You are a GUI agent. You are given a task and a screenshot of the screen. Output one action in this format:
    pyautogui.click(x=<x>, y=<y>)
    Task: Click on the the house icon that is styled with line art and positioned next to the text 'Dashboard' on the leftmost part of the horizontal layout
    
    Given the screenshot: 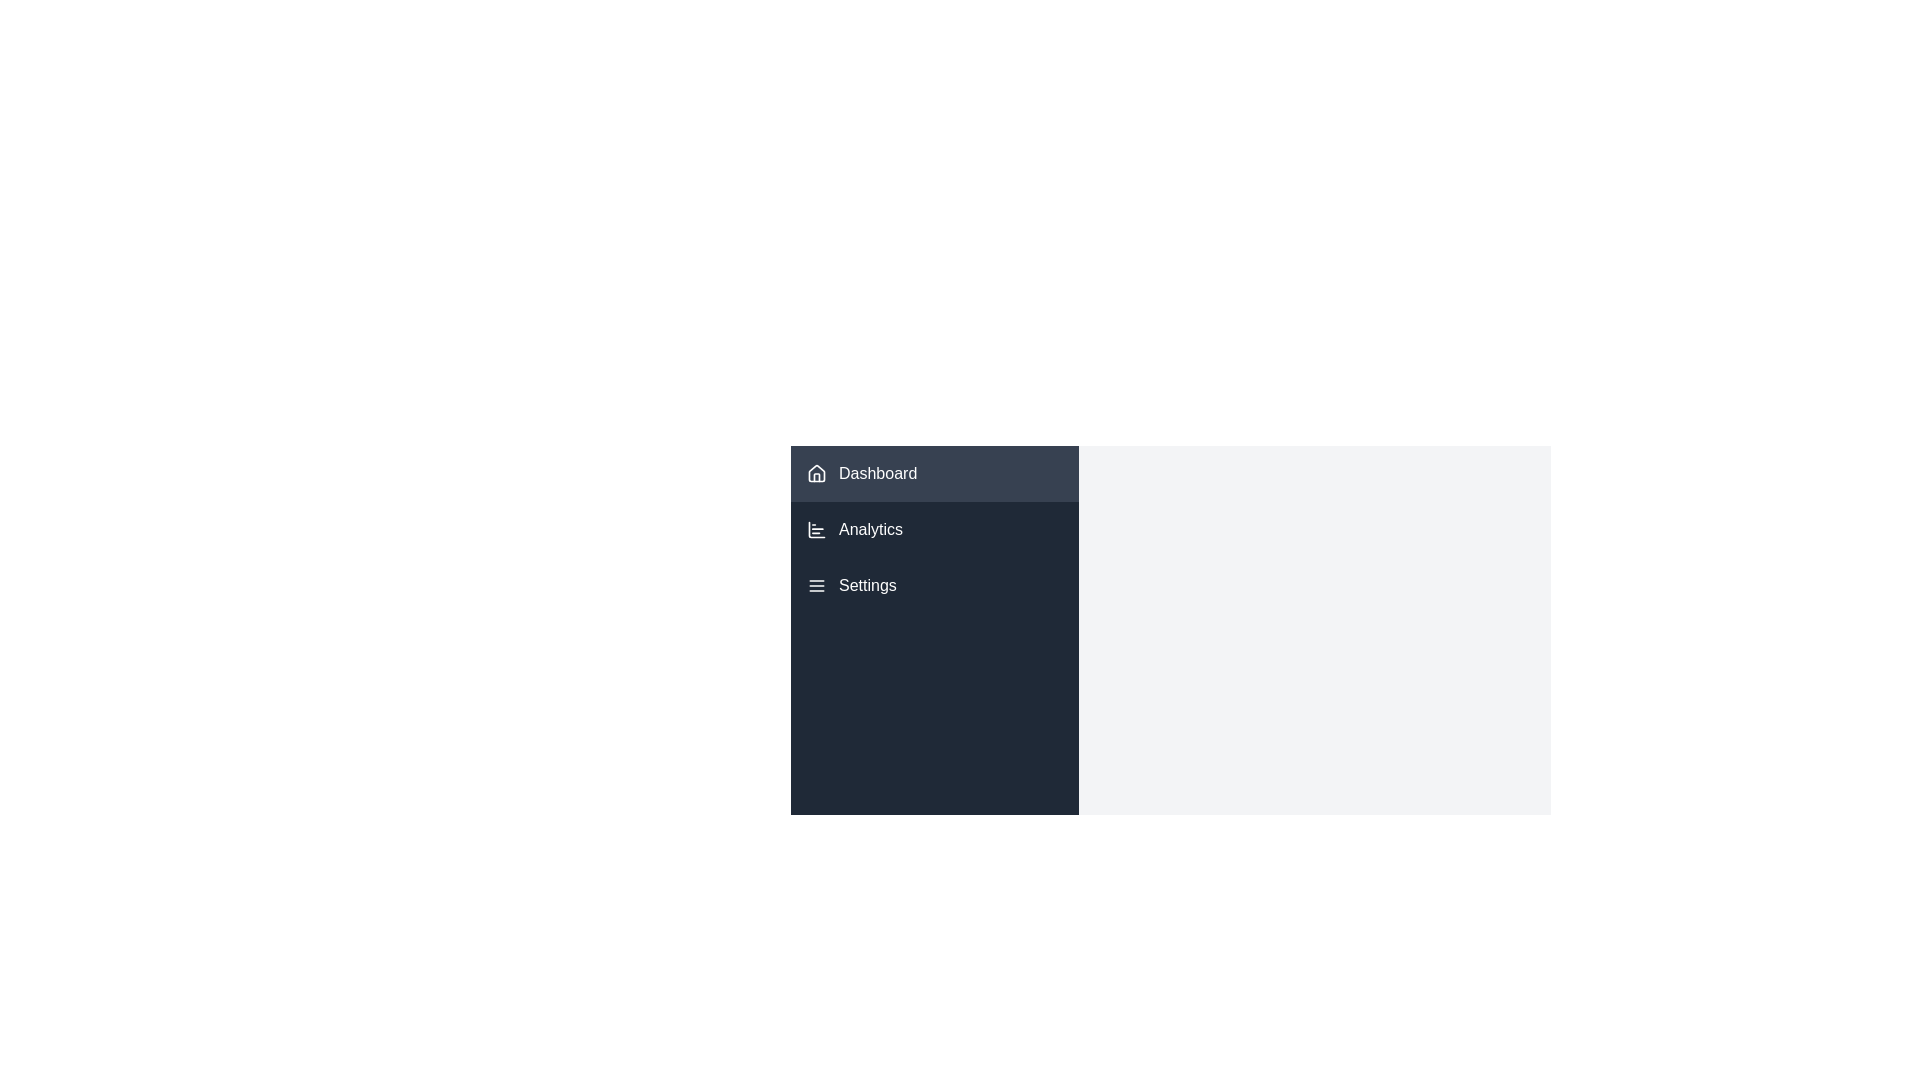 What is the action you would take?
    pyautogui.click(x=816, y=474)
    